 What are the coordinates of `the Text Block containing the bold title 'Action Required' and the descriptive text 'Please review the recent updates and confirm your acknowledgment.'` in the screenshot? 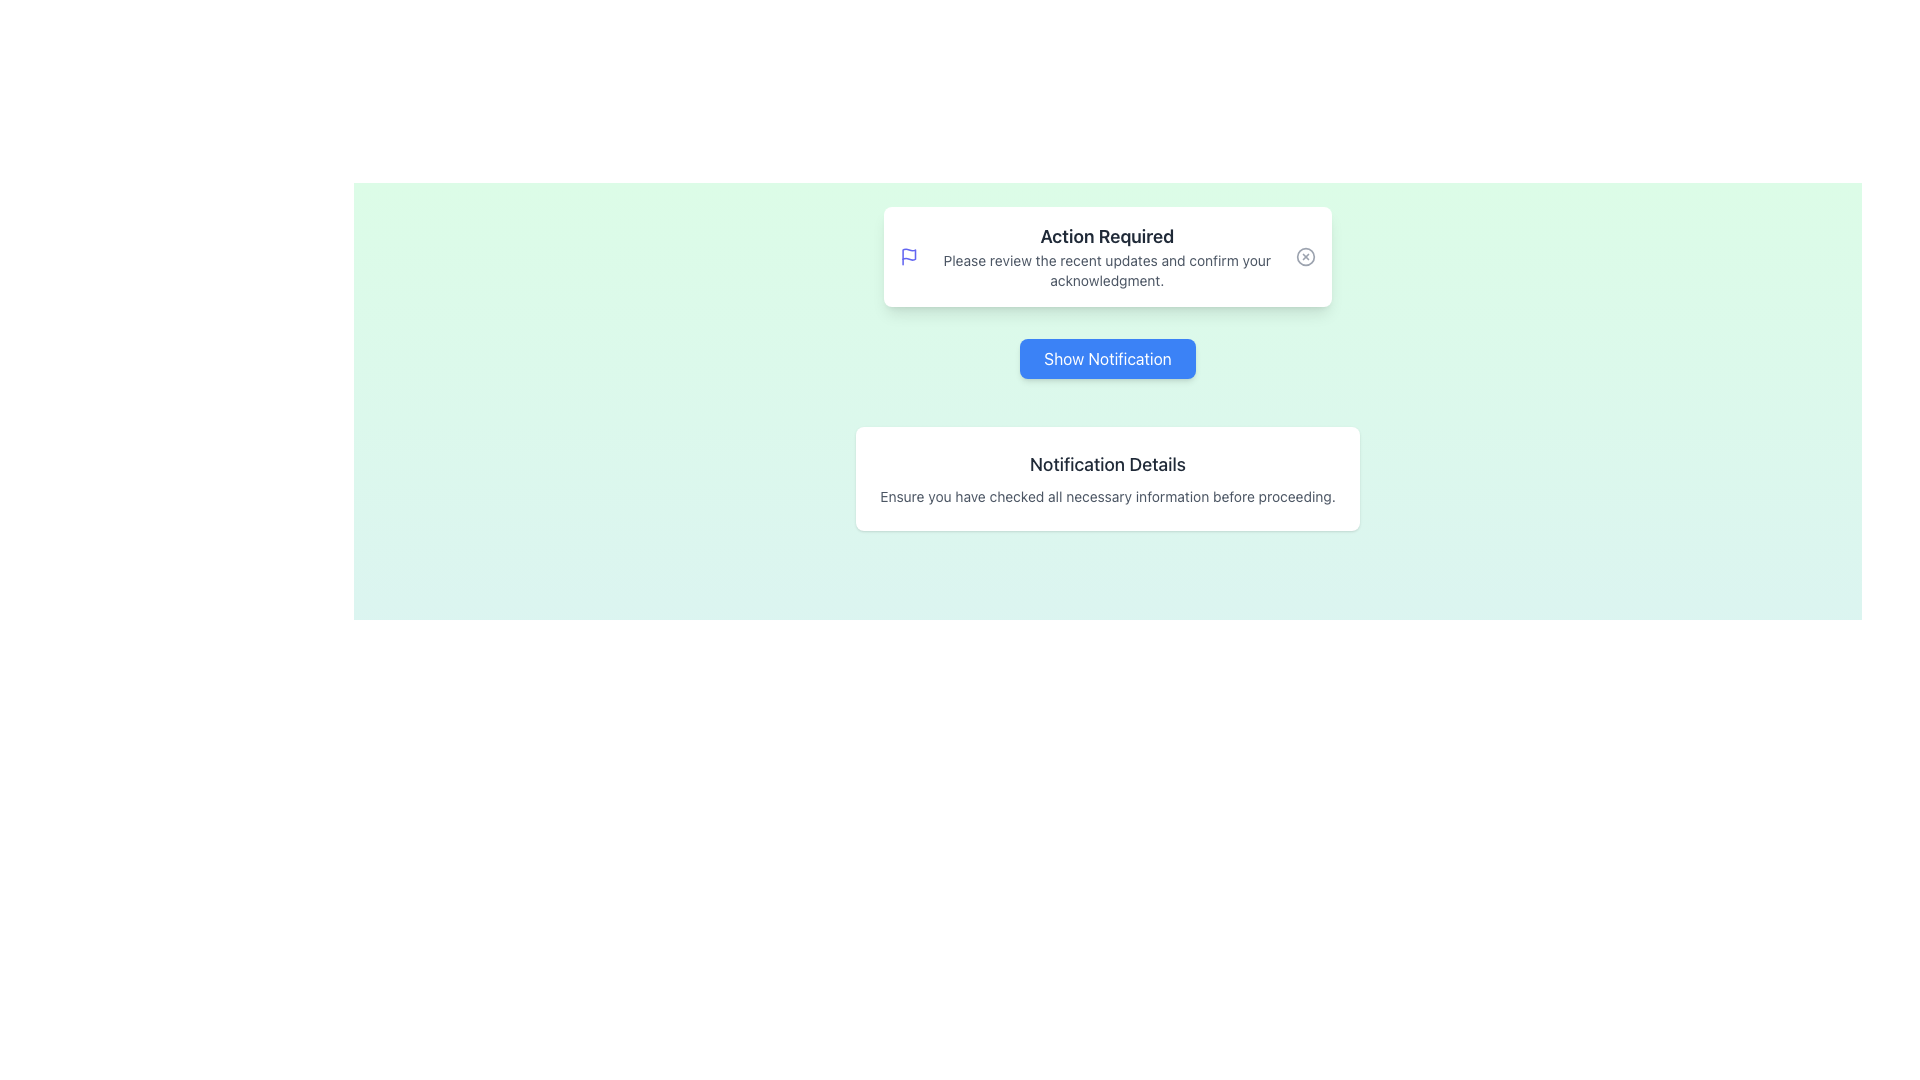 It's located at (1106, 256).